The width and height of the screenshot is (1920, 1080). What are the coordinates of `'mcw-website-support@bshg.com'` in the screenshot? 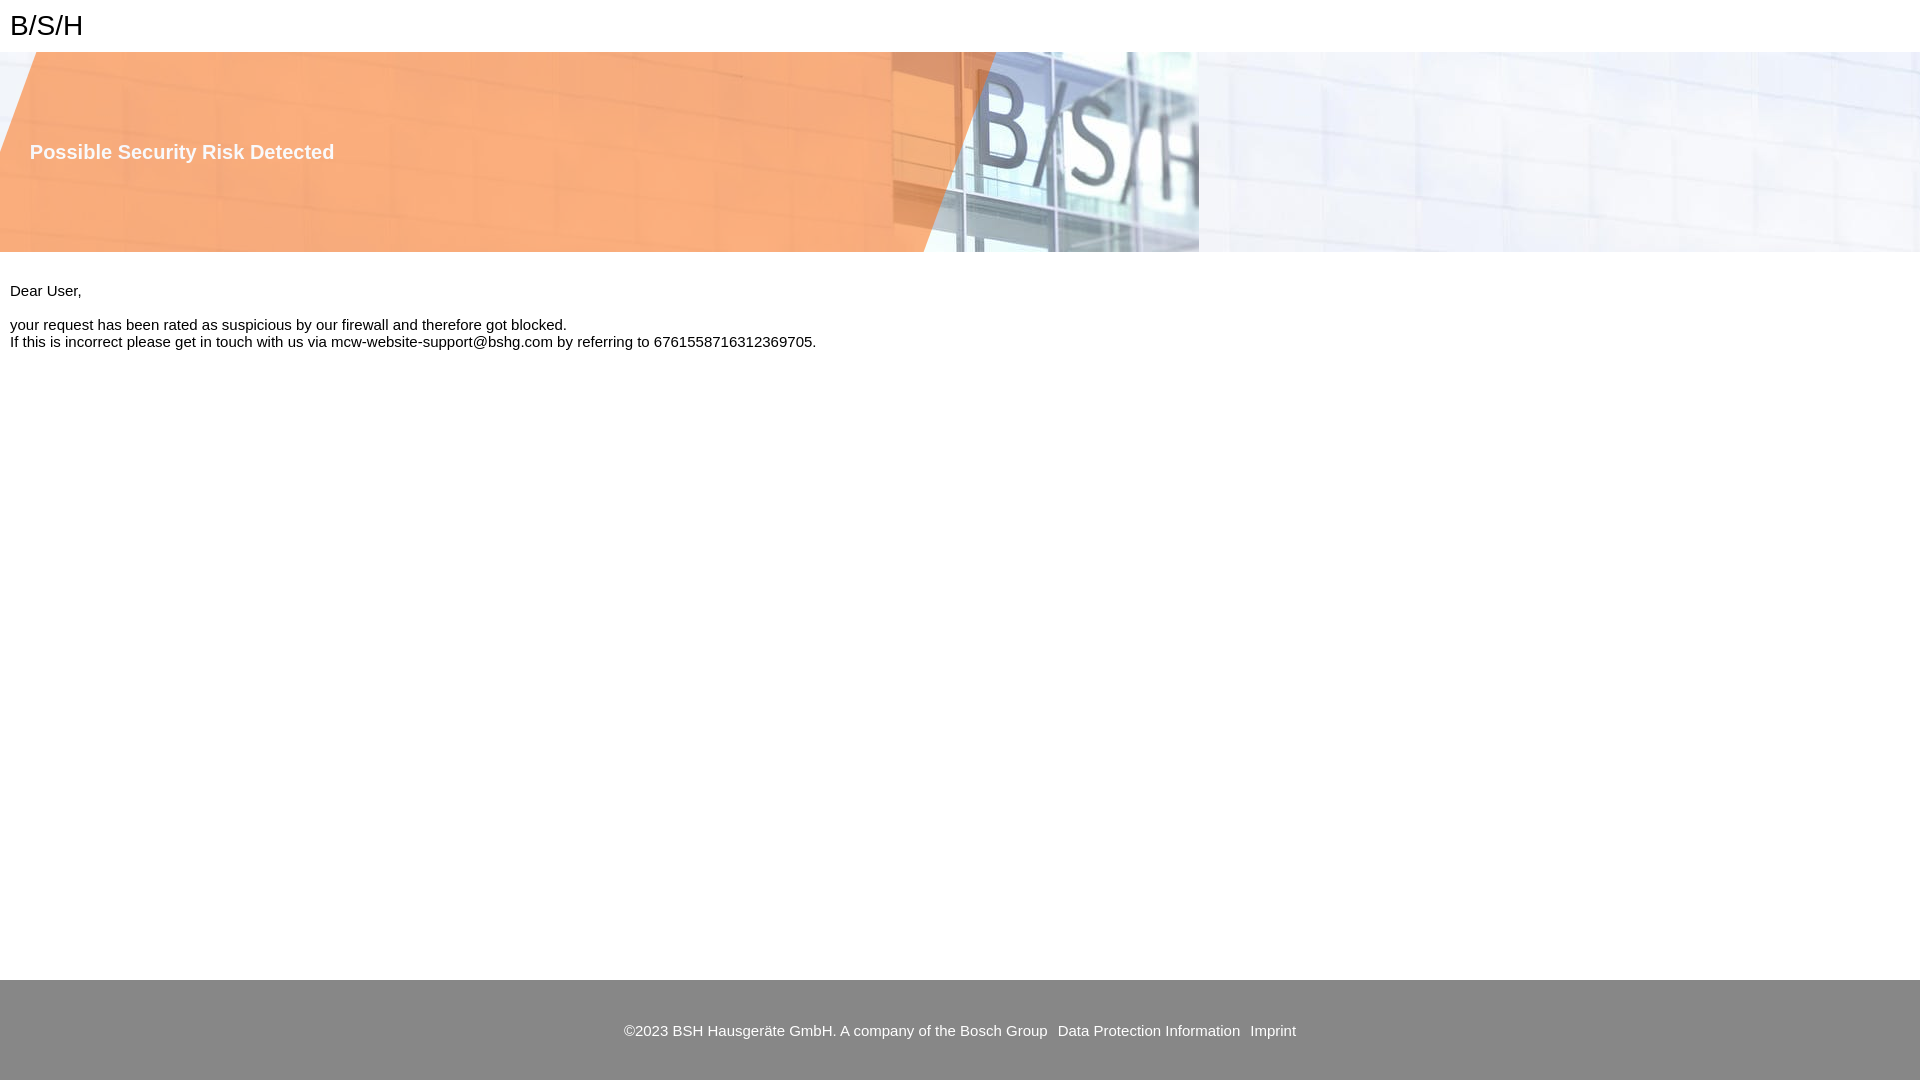 It's located at (440, 340).